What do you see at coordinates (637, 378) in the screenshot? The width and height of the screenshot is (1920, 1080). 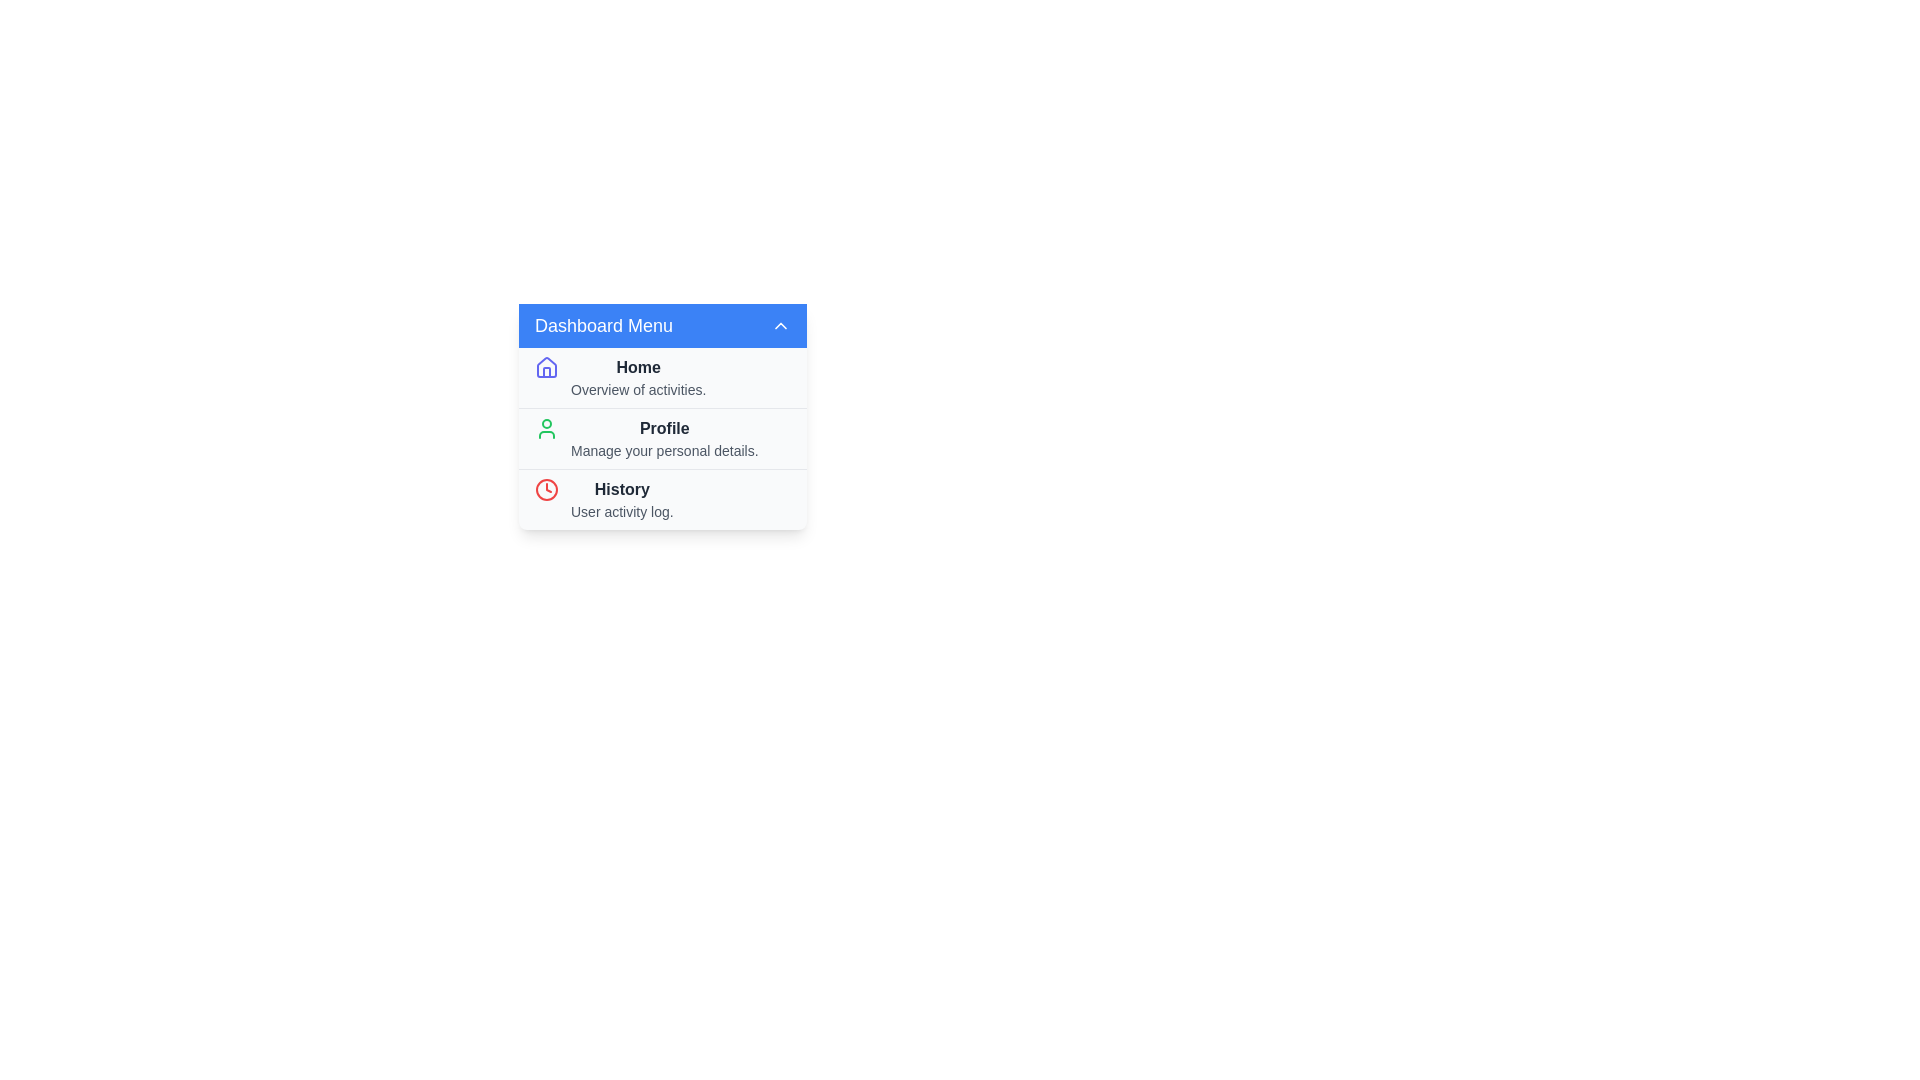 I see `the 'Home' section header text in the 'Dashboard Menu' dropdown, which indicates an overview of activities` at bounding box center [637, 378].